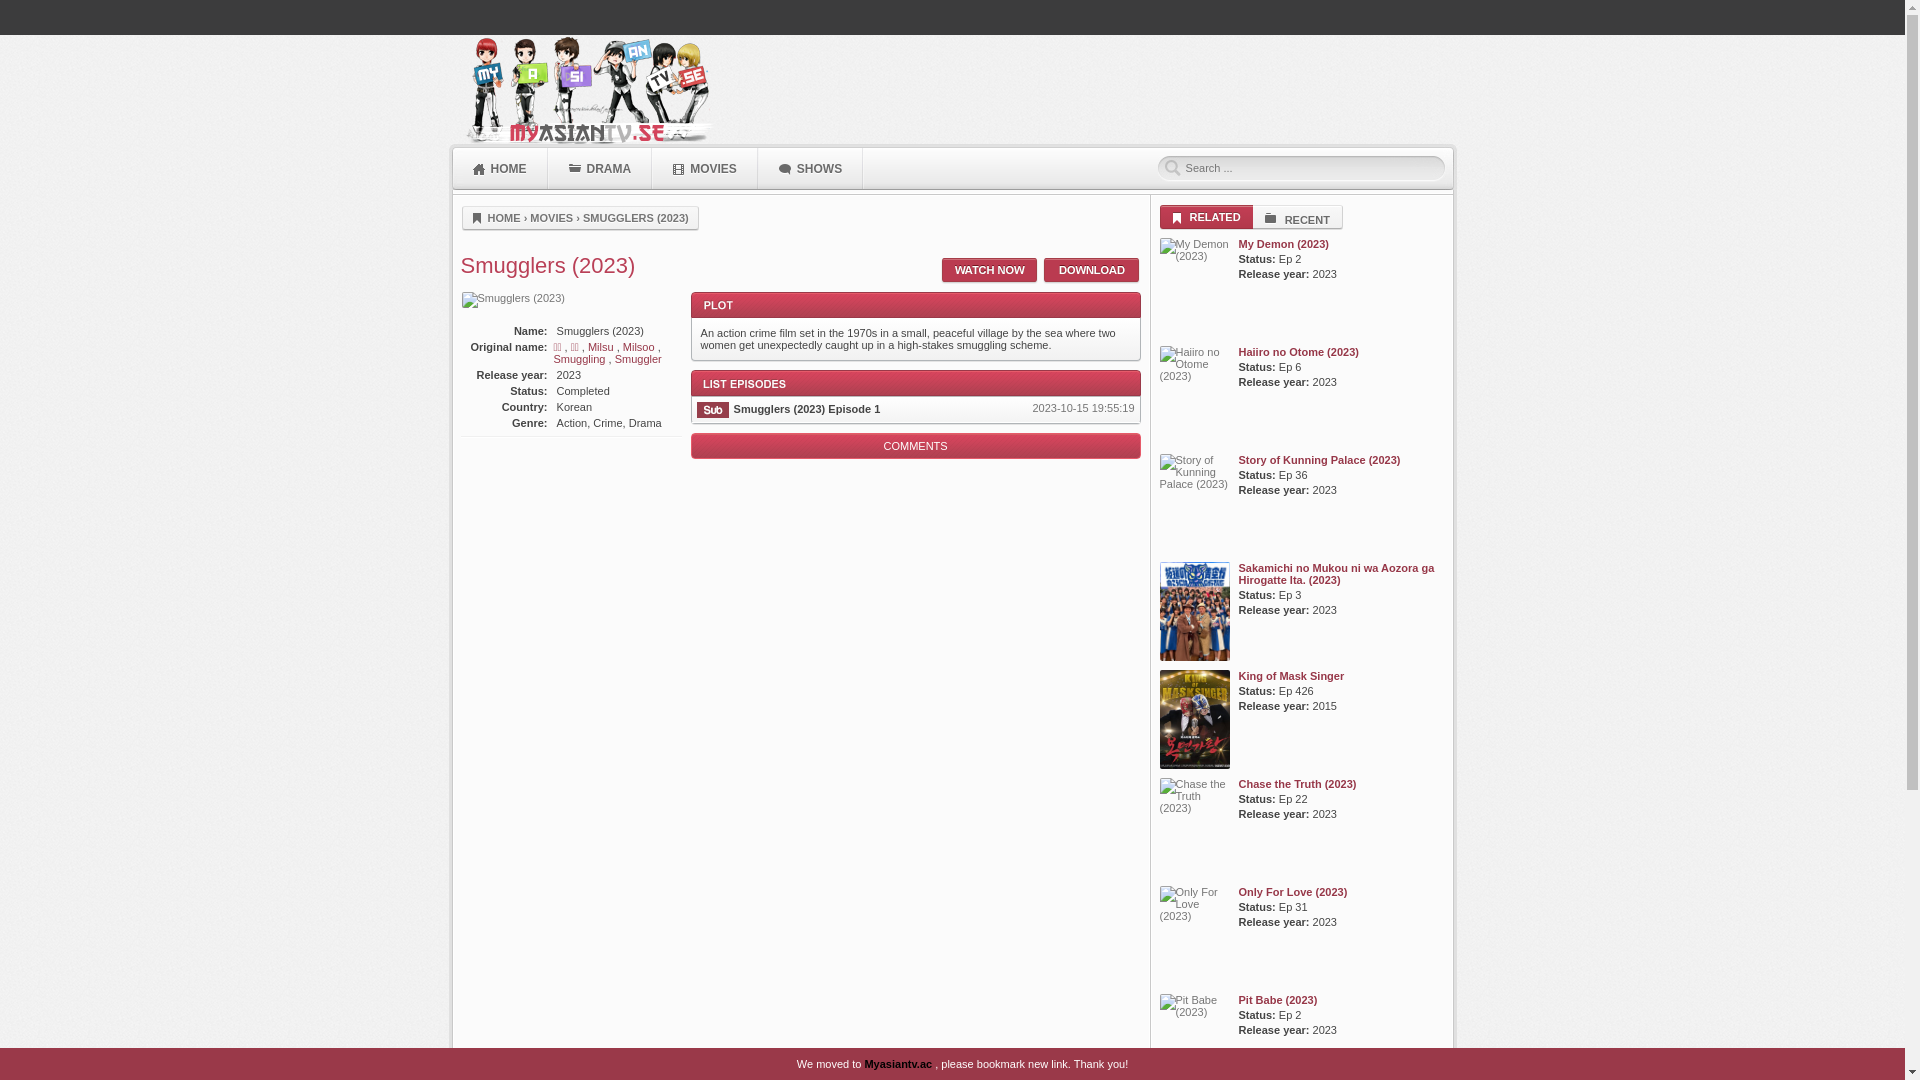 The image size is (1920, 1080). What do you see at coordinates (642, 346) in the screenshot?
I see `'Milsoo'` at bounding box center [642, 346].